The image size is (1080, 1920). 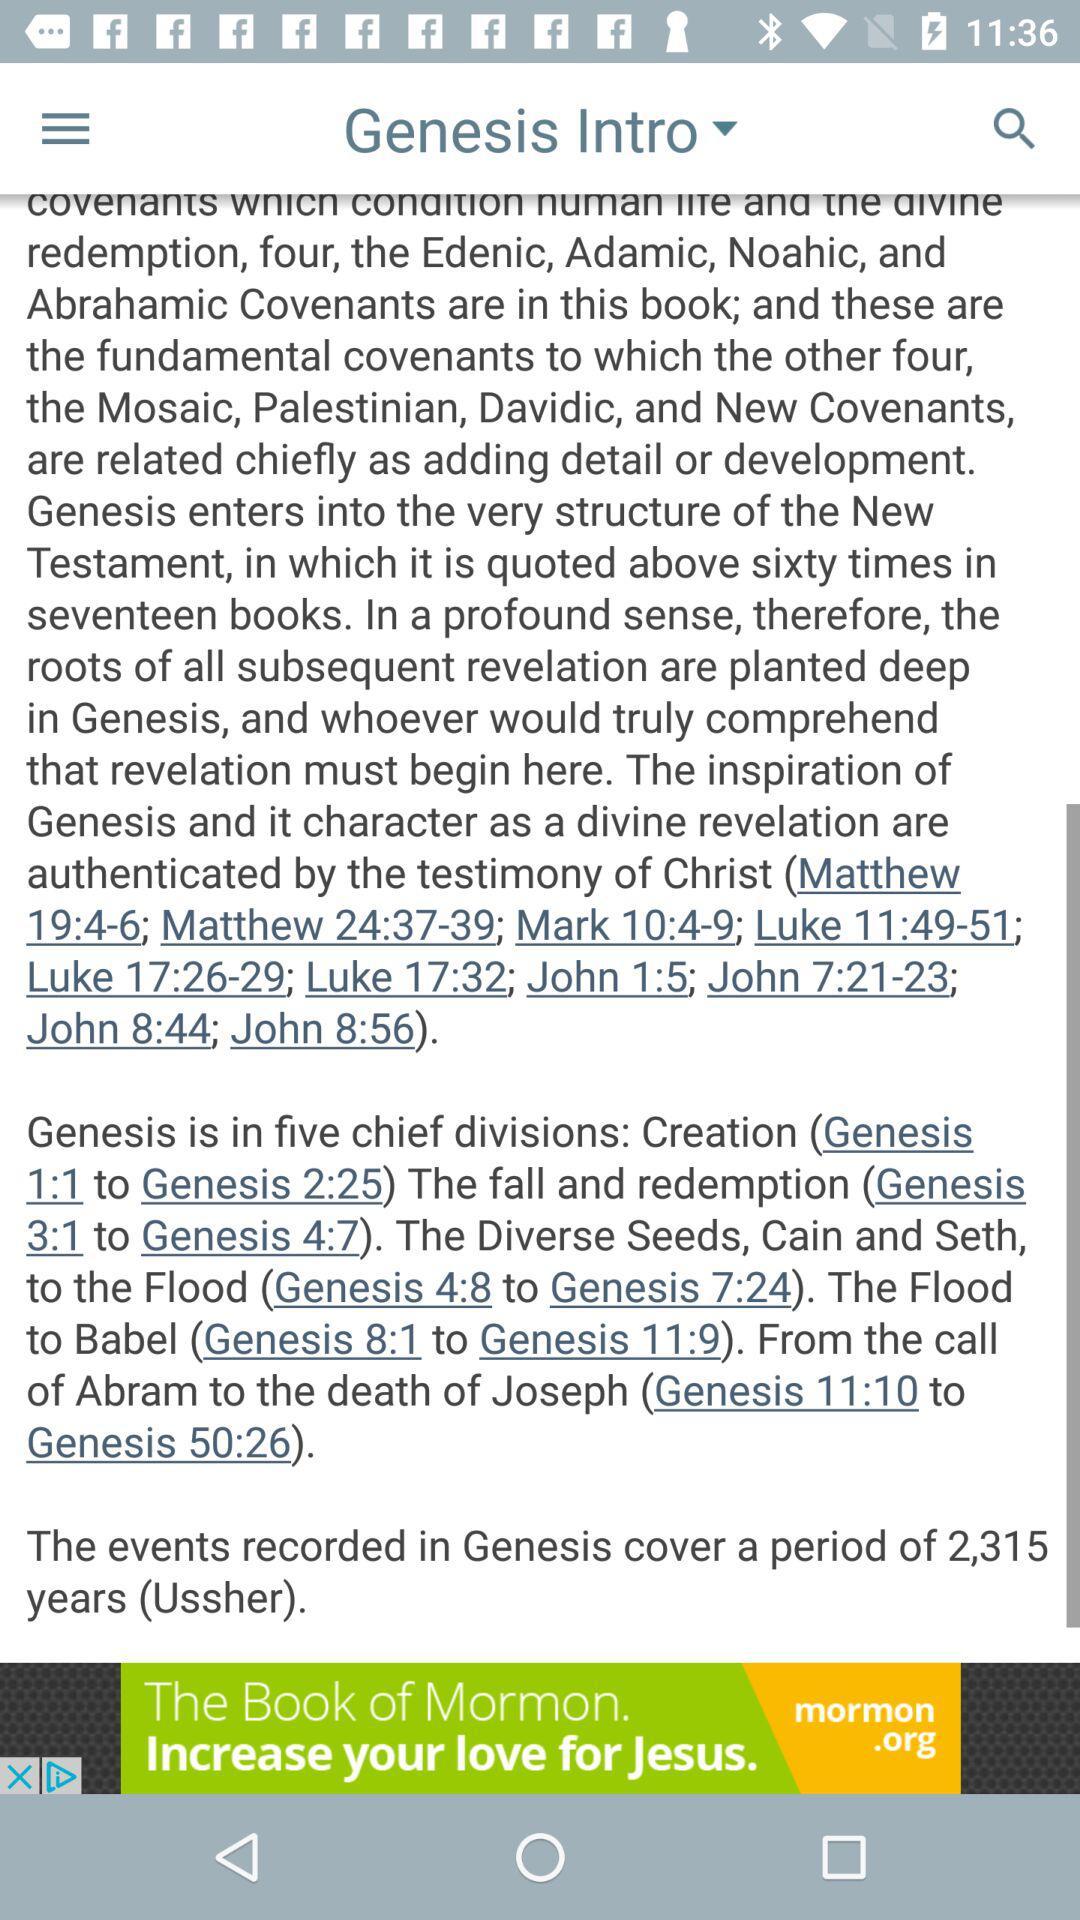 I want to click on menu button, so click(x=64, y=127).